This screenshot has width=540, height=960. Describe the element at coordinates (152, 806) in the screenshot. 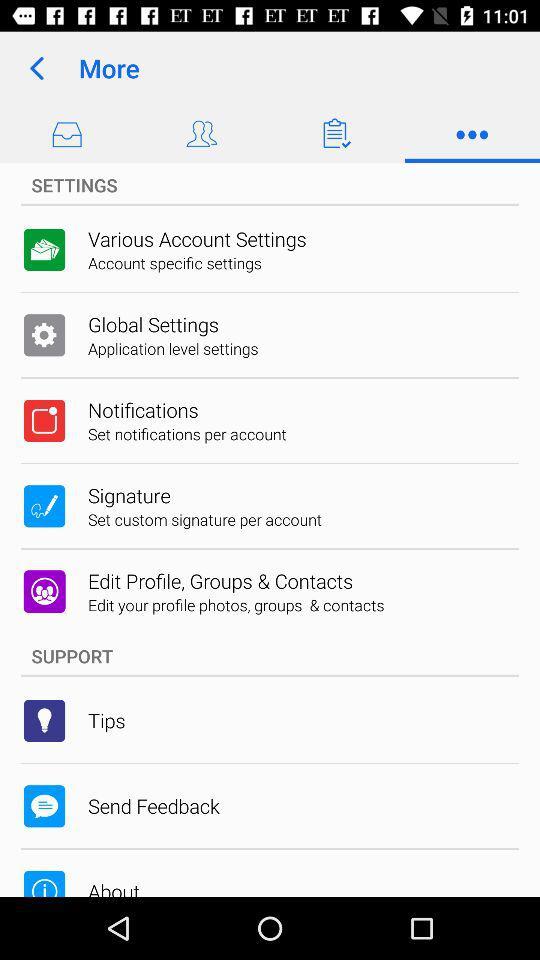

I see `send feedback app` at that location.